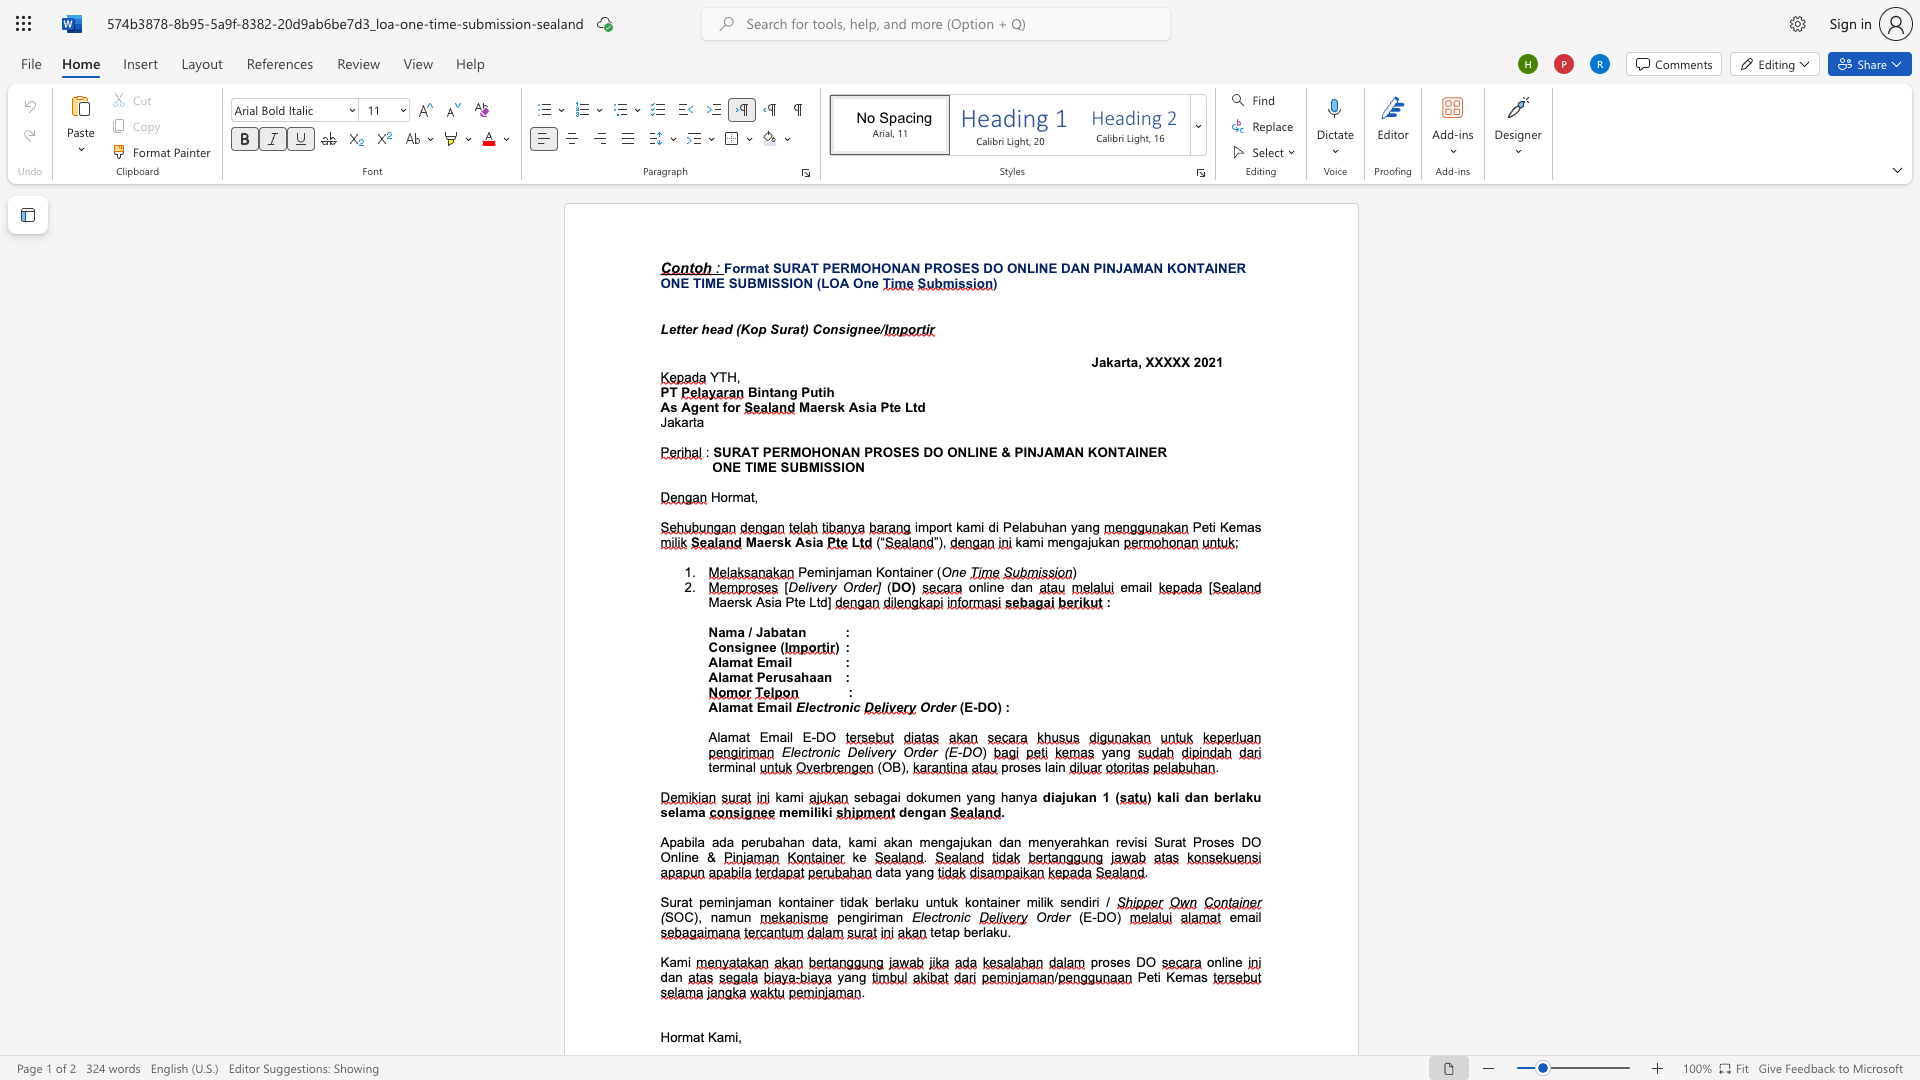  What do you see at coordinates (704, 283) in the screenshot?
I see `the subset text "ME SUBM" within the text "ONE TIME SUBMISSION"` at bounding box center [704, 283].